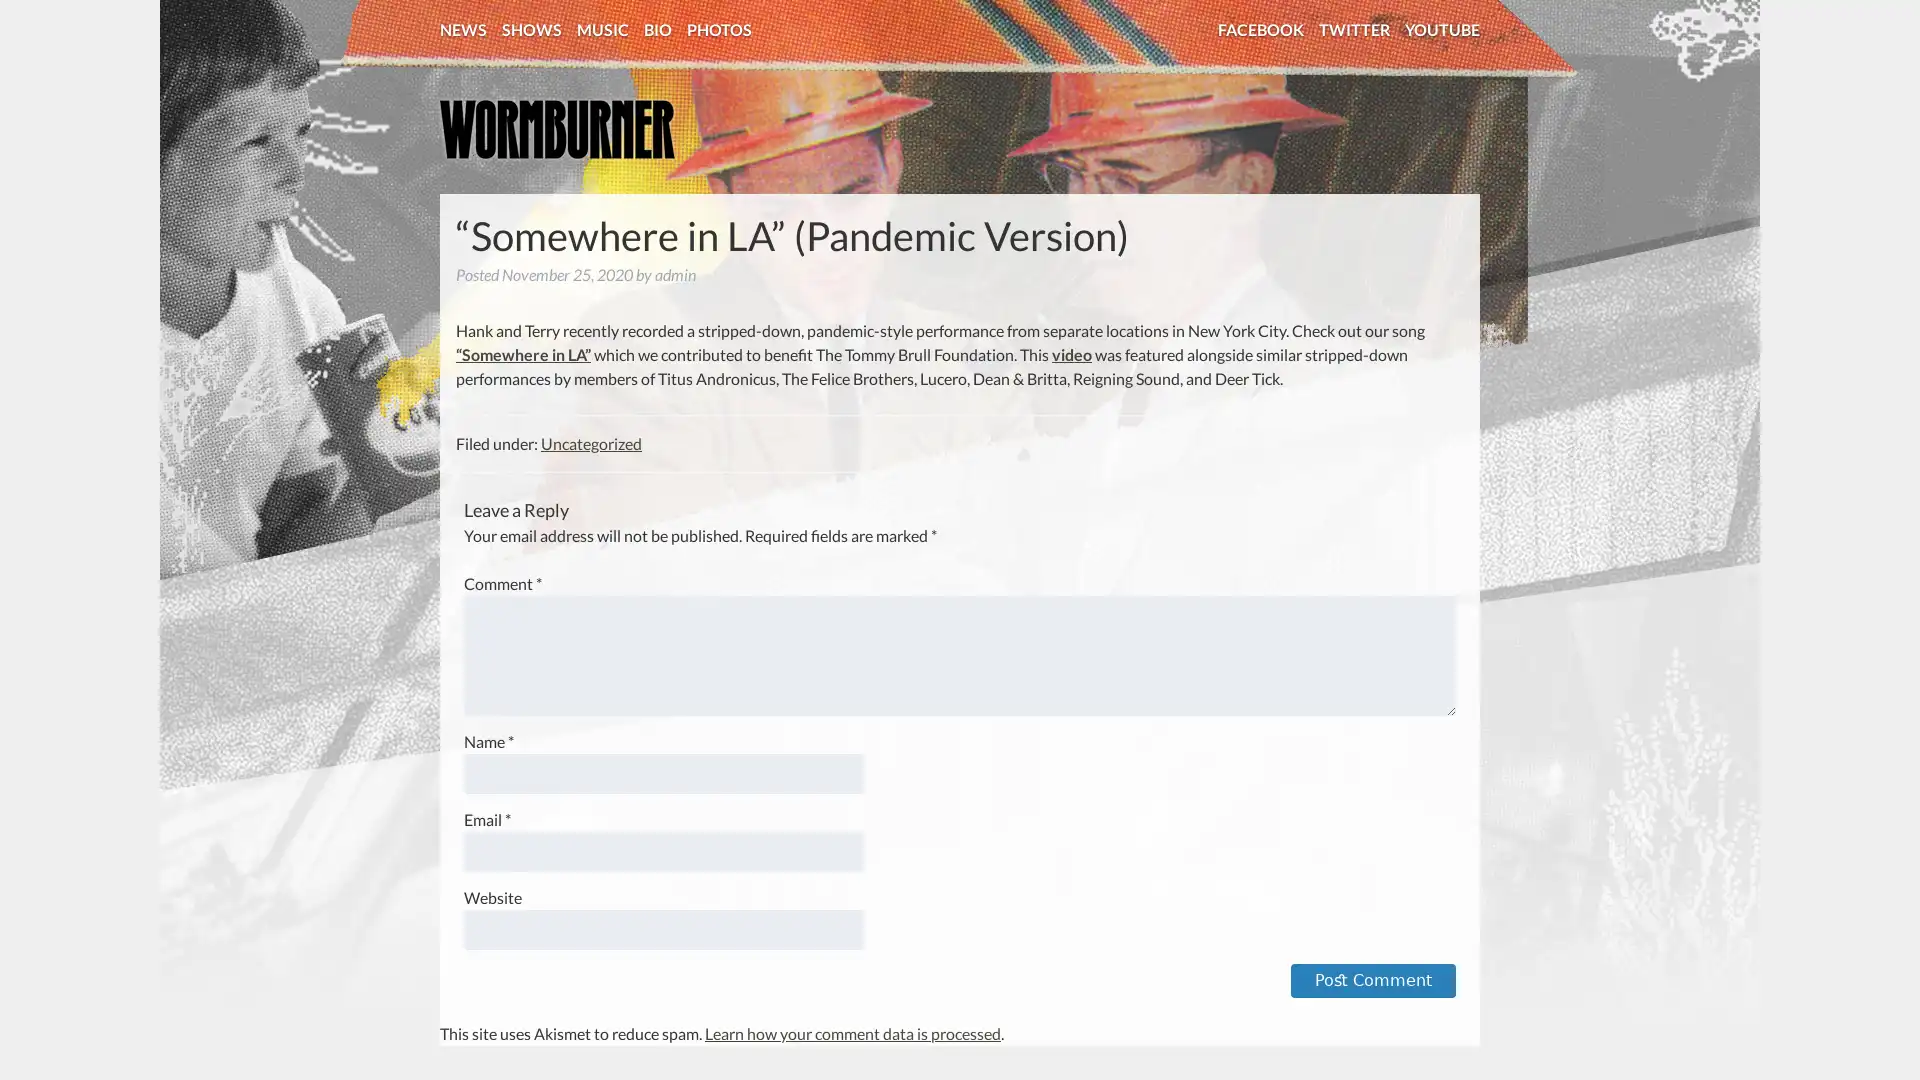 The image size is (1920, 1080). Describe the element at coordinates (1372, 979) in the screenshot. I see `Post Comment` at that location.